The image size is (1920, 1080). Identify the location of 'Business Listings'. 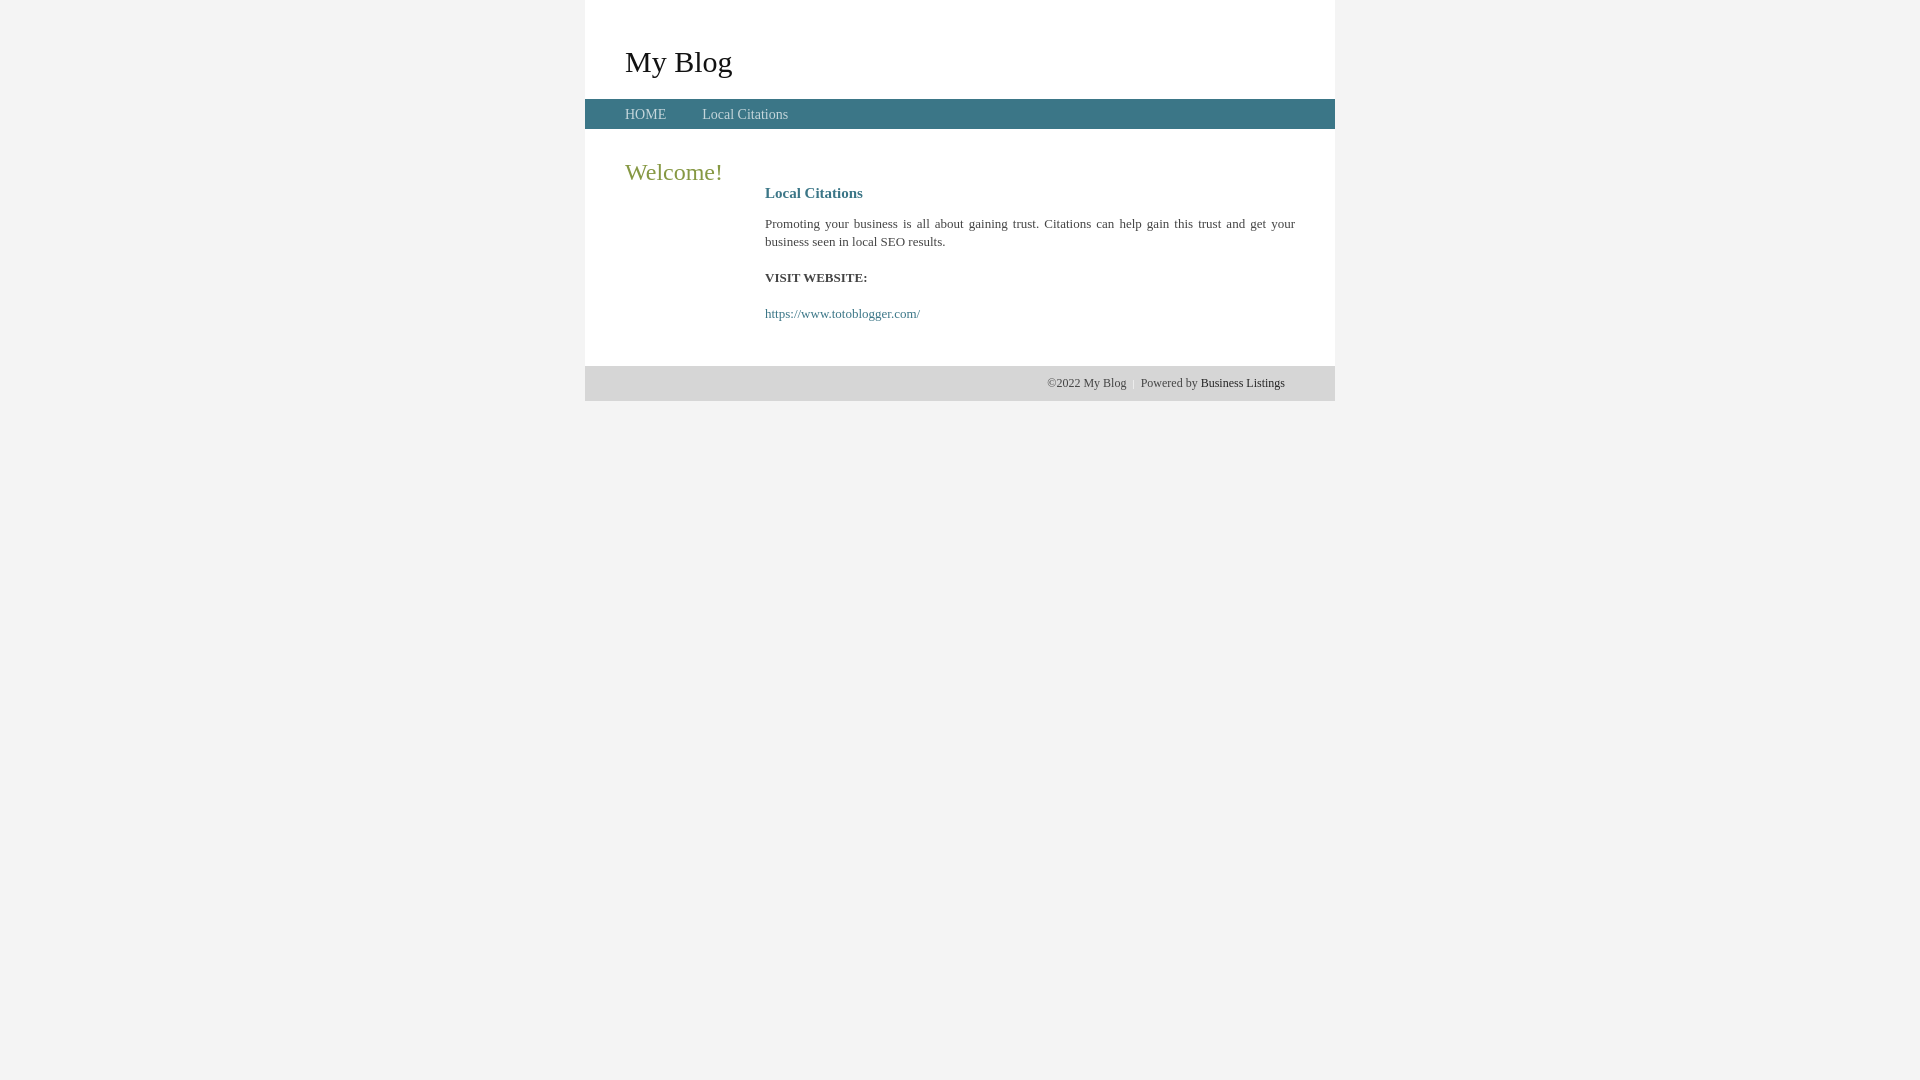
(1242, 382).